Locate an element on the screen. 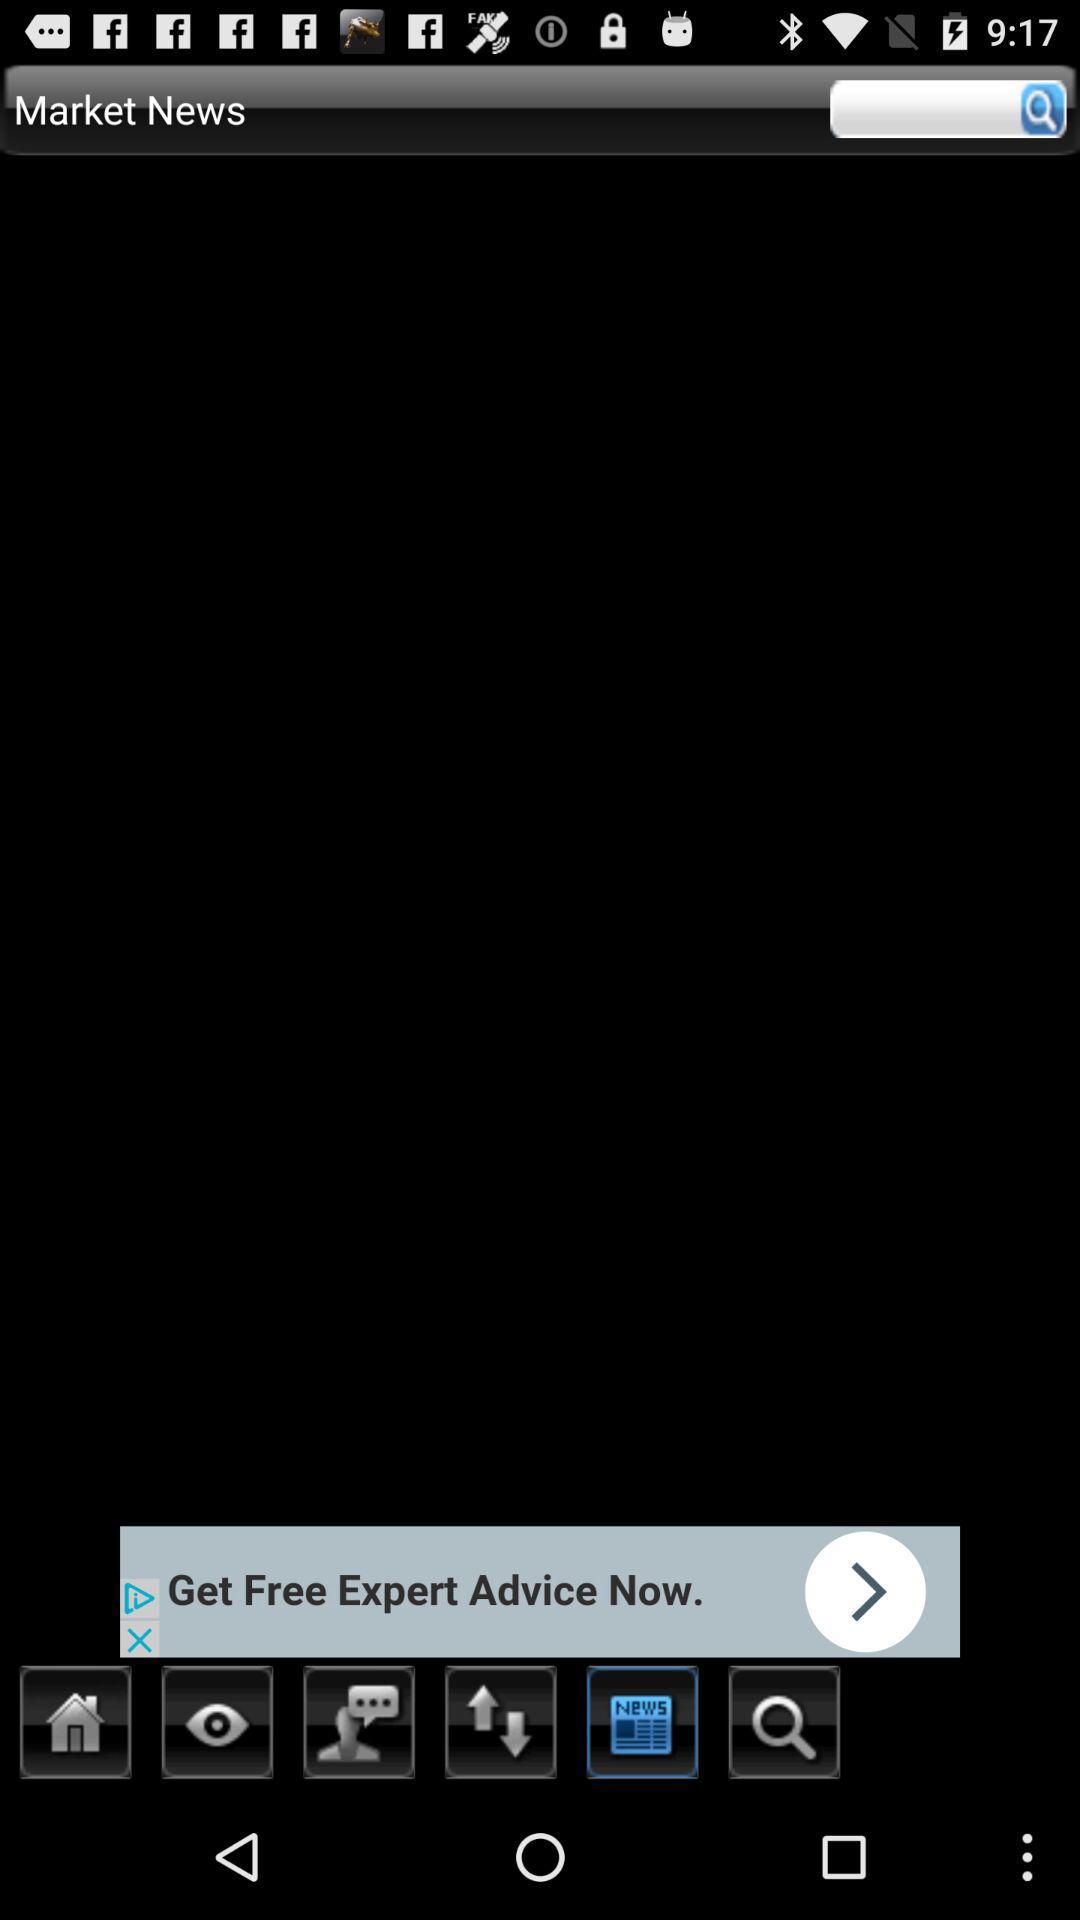  search is located at coordinates (783, 1727).